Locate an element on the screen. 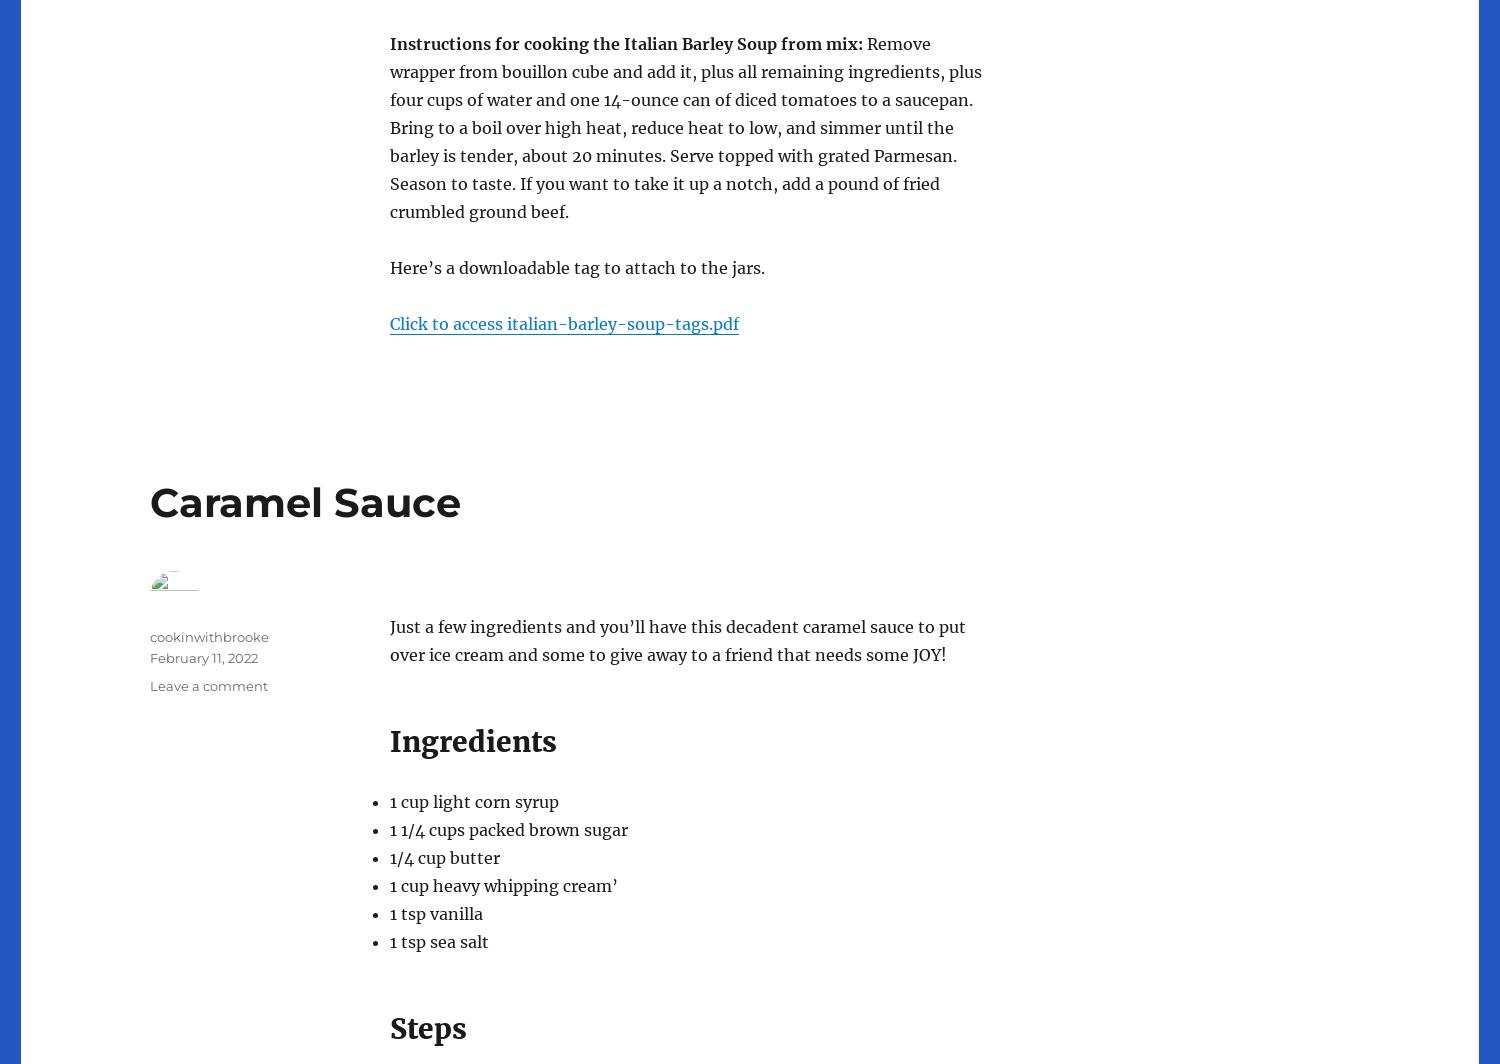 Image resolution: width=1500 pixels, height=1064 pixels. '1 tsp vanilla' is located at coordinates (436, 913).